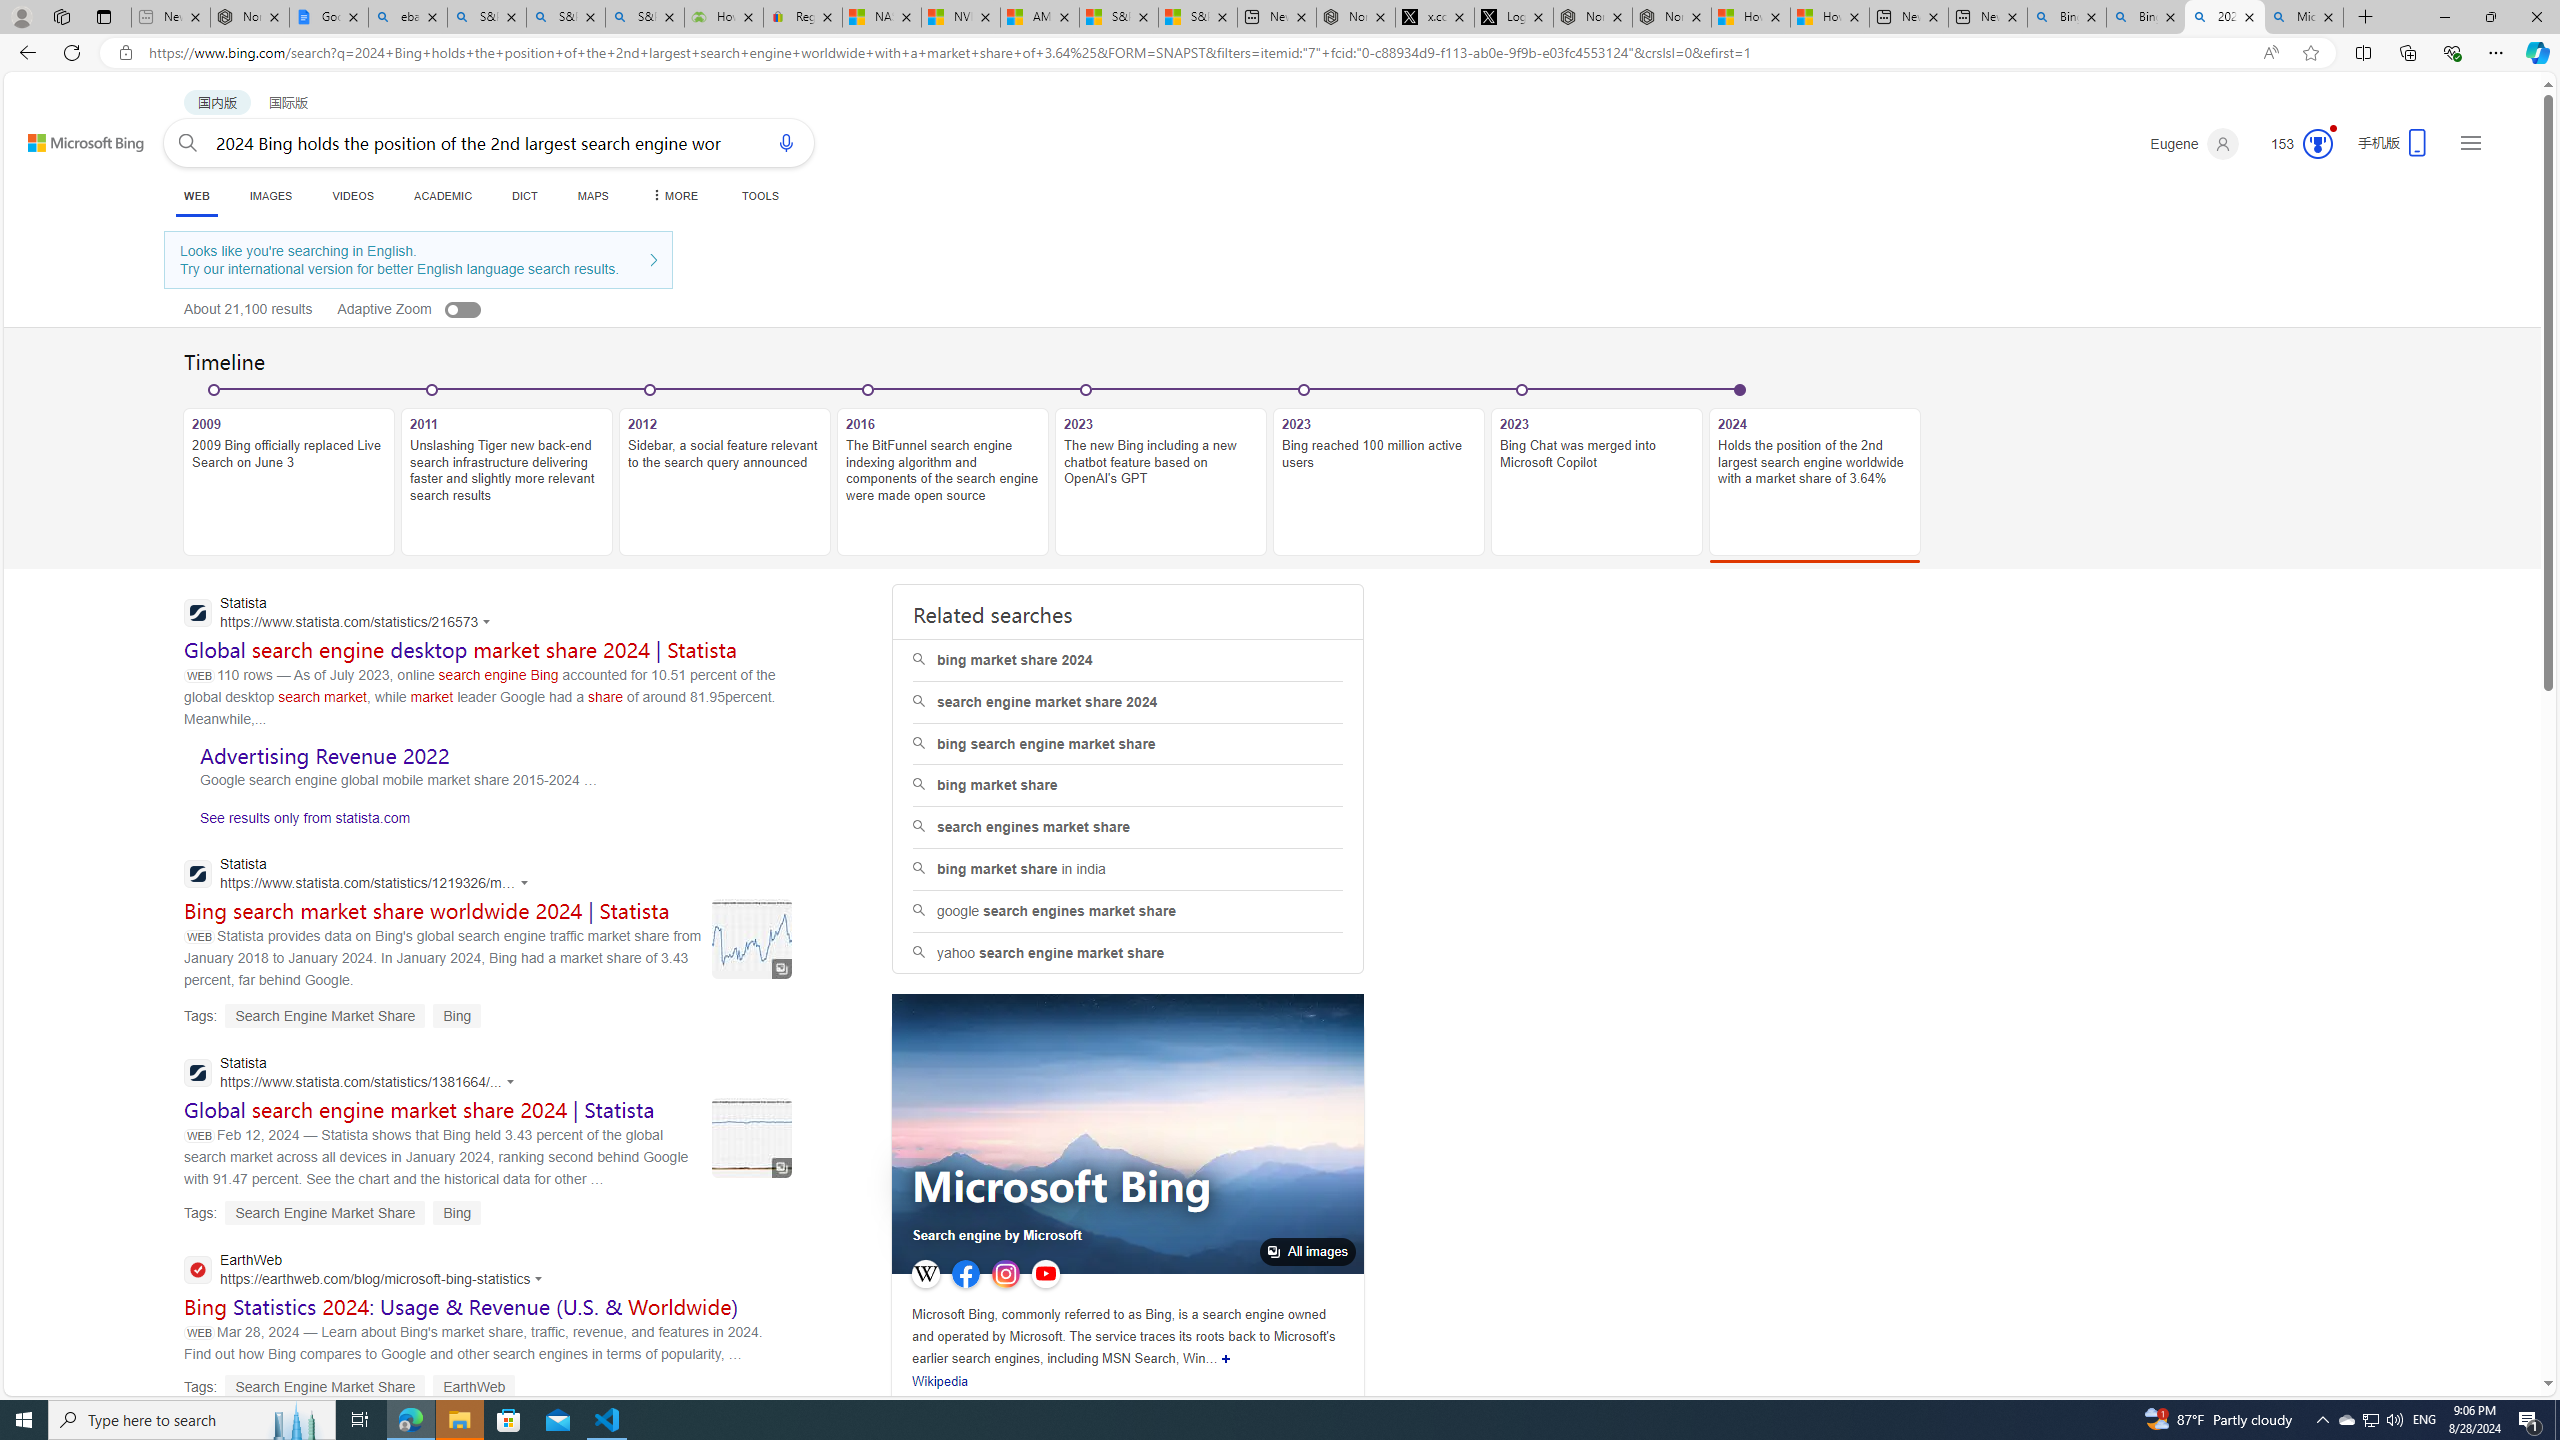 This screenshot has width=2560, height=1440. Describe the element at coordinates (784, 141) in the screenshot. I see `'Search using voice'` at that location.